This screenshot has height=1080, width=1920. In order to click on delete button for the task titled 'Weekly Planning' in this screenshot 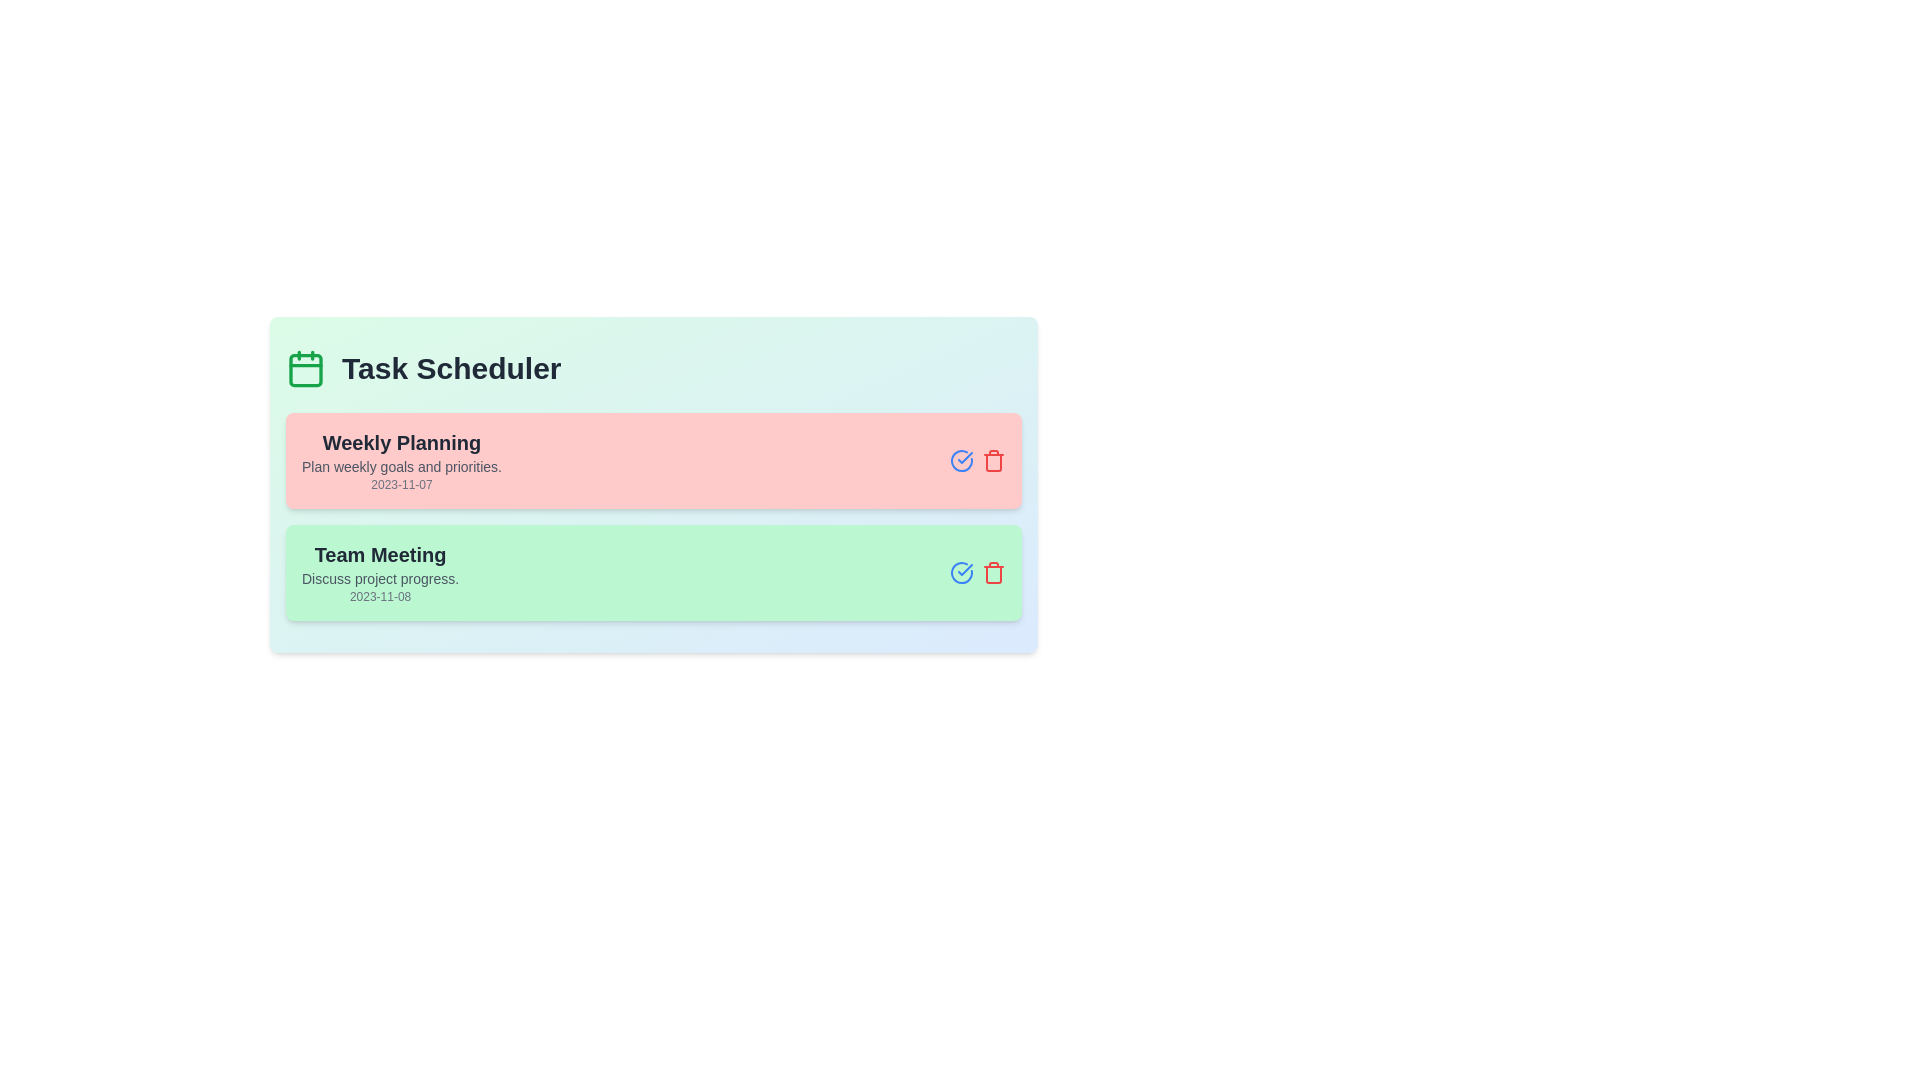, I will do `click(993, 461)`.